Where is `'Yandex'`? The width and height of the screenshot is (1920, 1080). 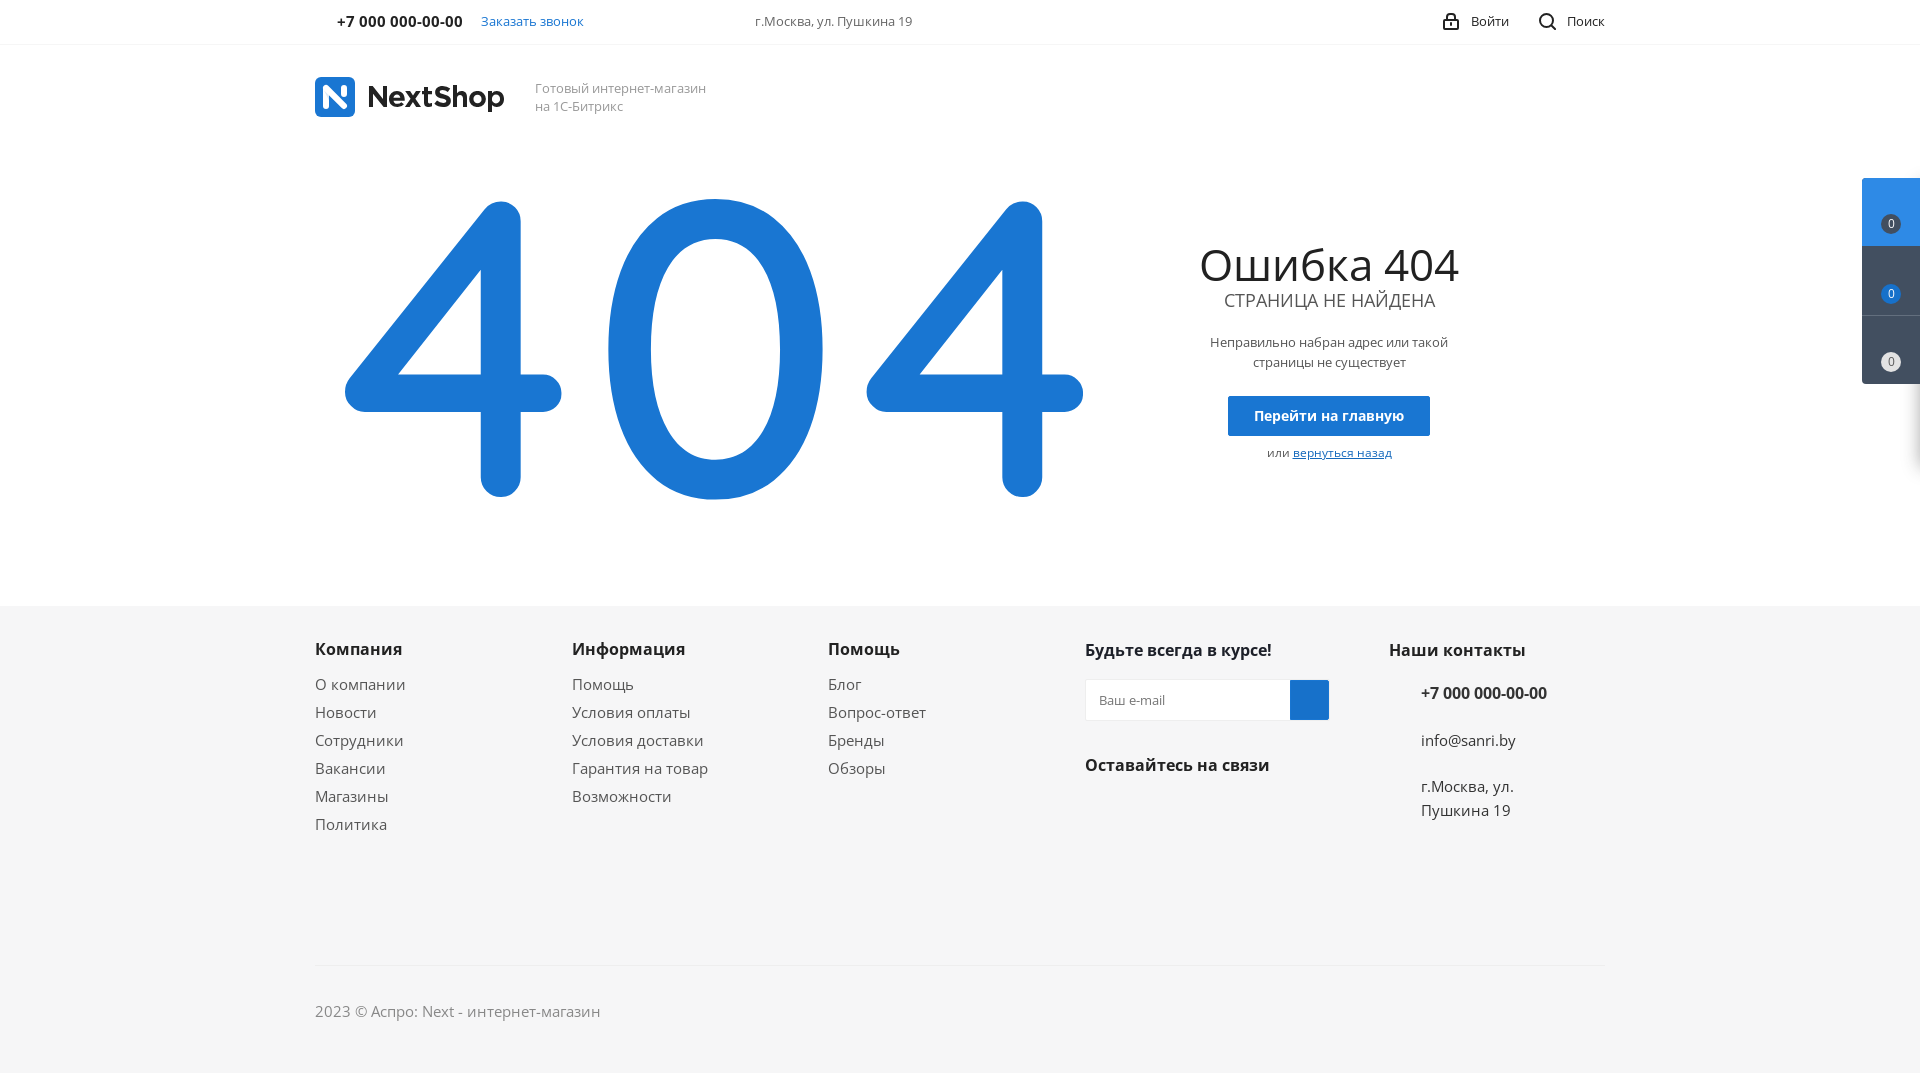 'Yandex' is located at coordinates (1412, 1011).